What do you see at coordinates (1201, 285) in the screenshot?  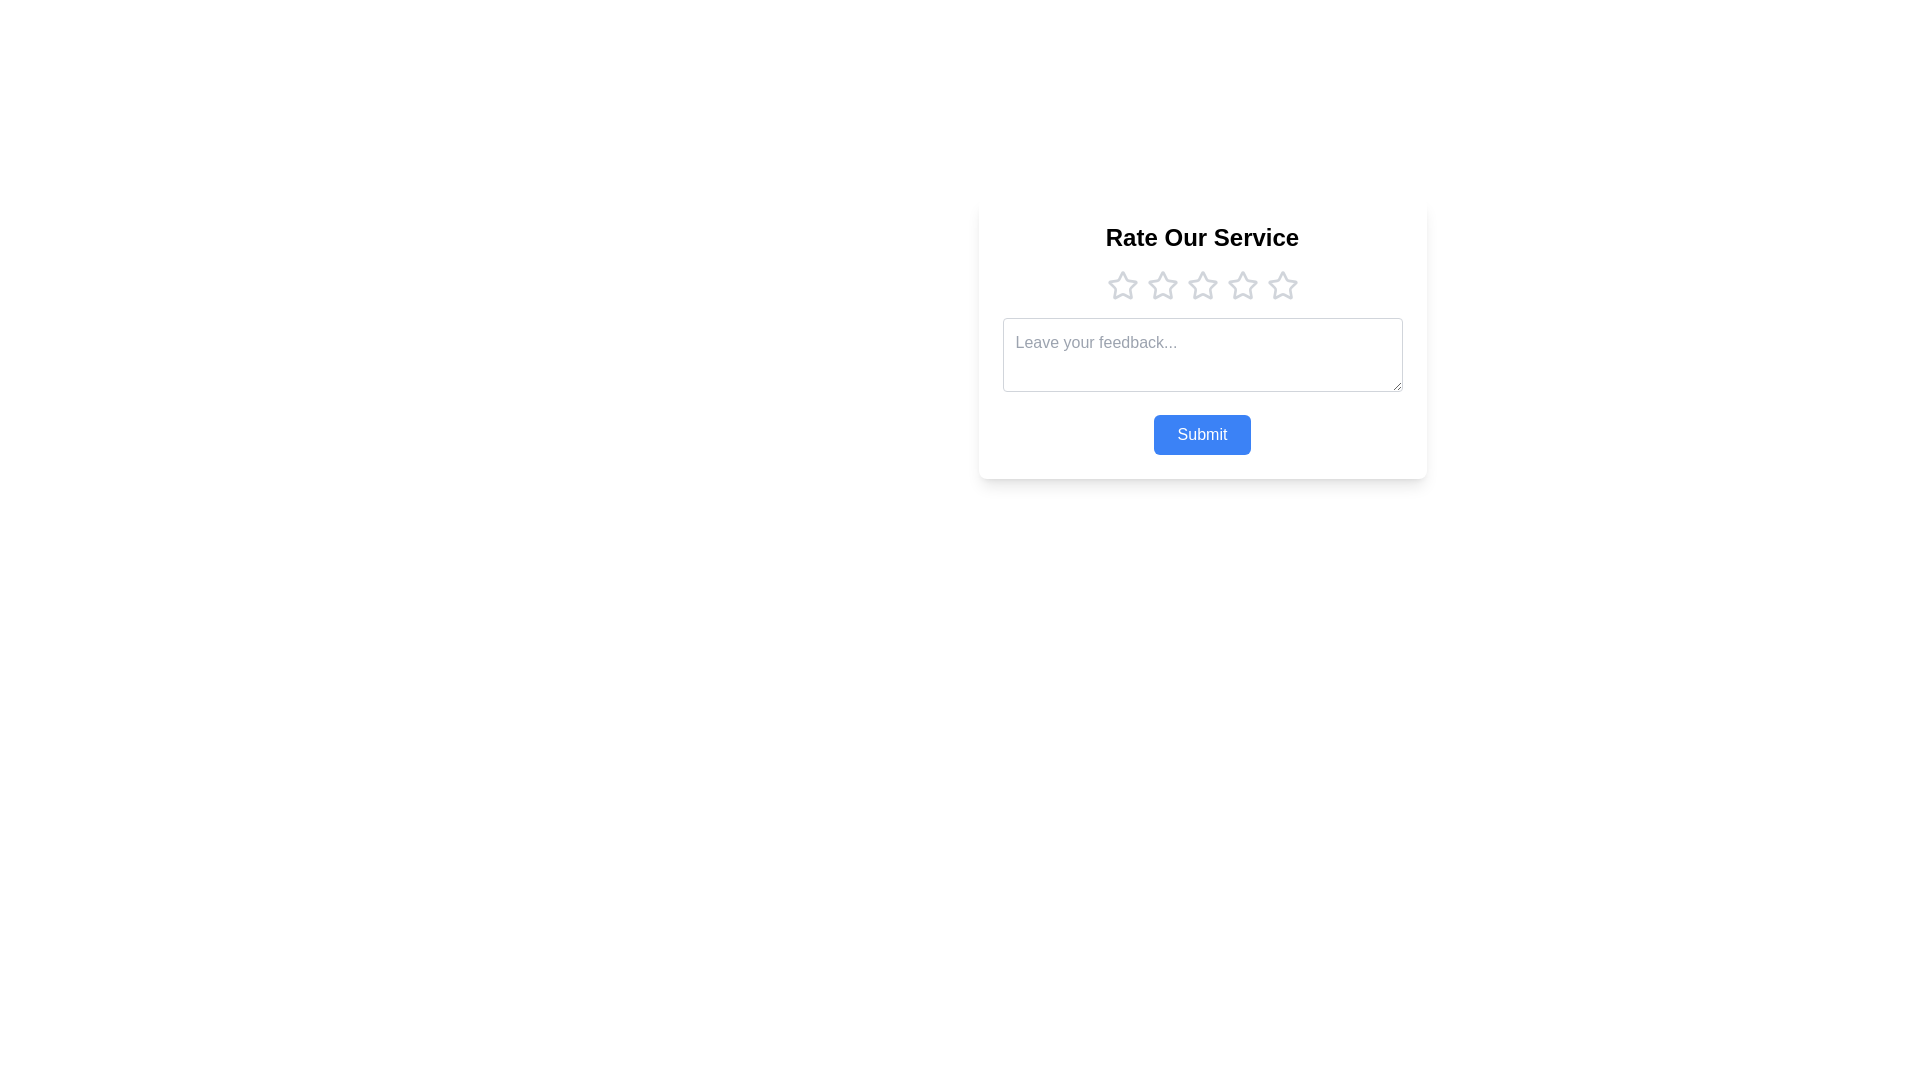 I see `the third star in the rating system` at bounding box center [1201, 285].